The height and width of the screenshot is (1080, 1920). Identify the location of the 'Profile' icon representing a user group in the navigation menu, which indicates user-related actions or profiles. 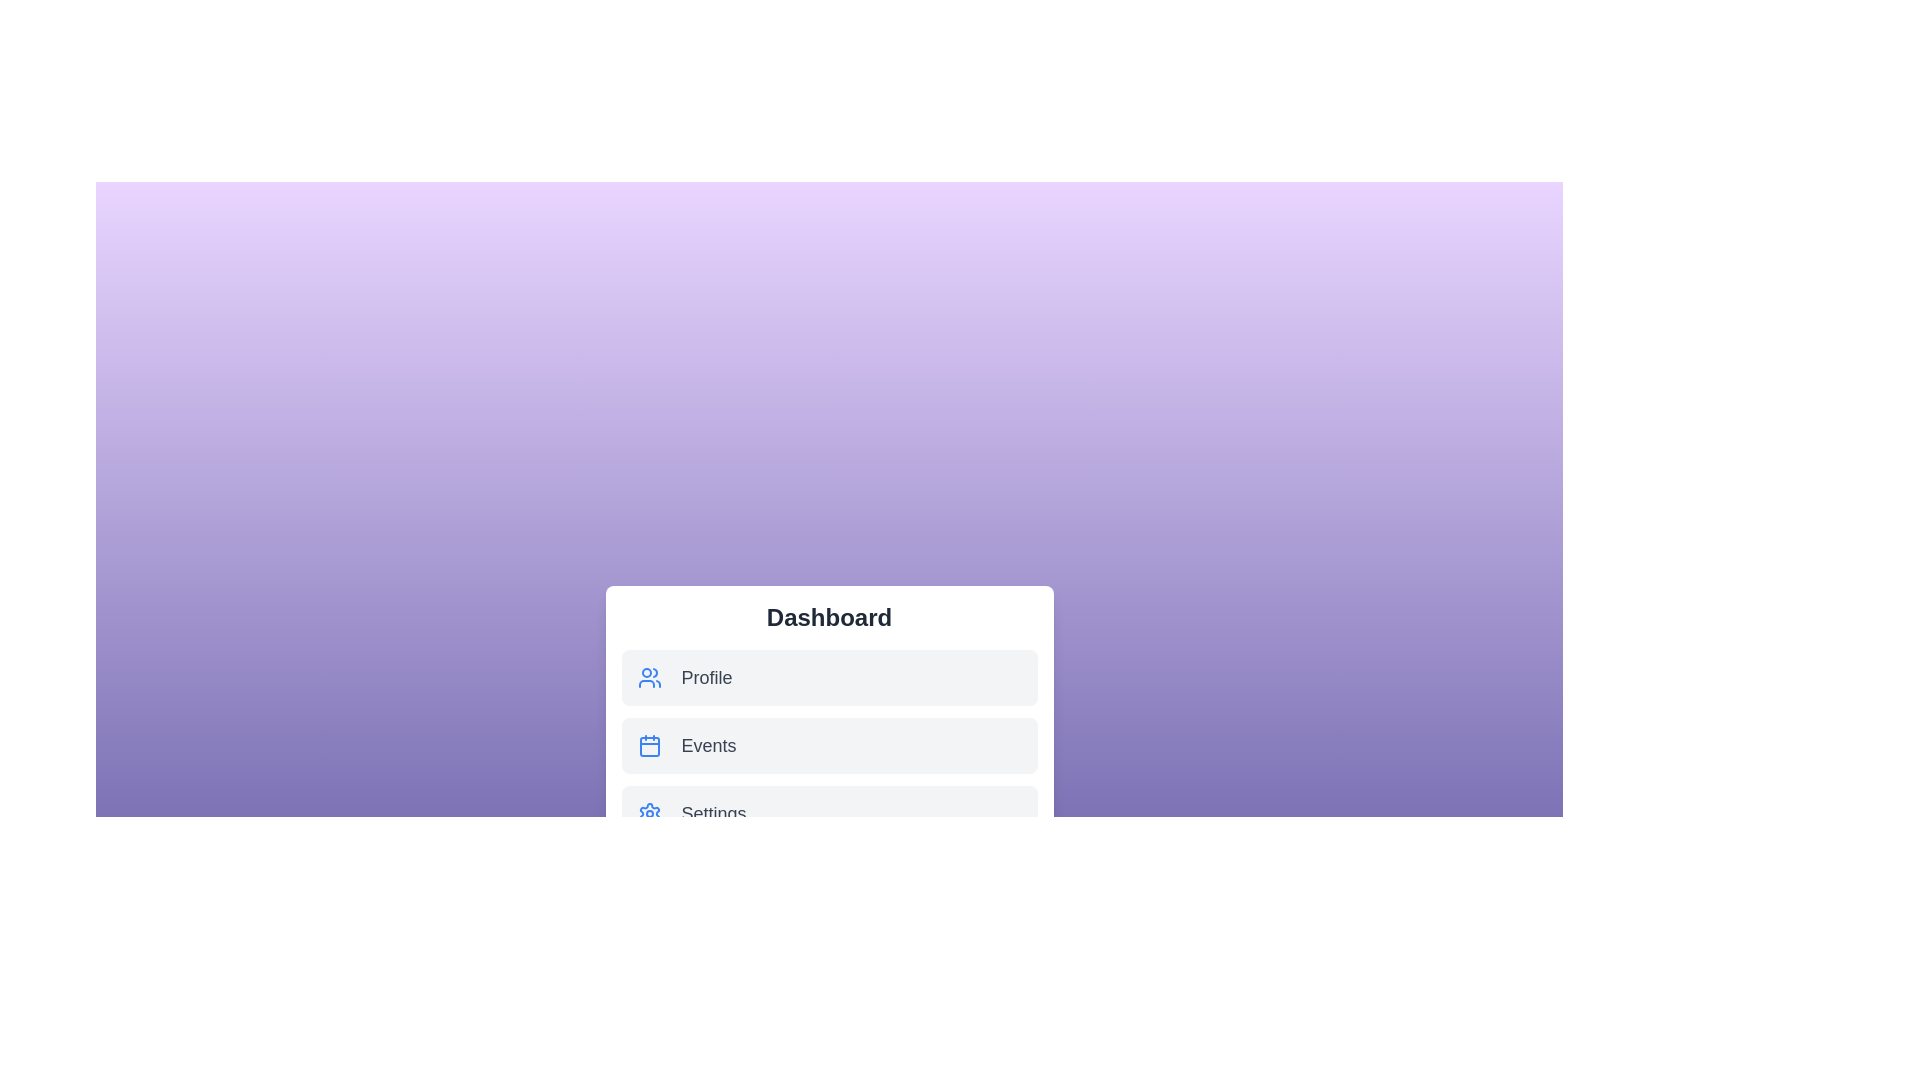
(649, 677).